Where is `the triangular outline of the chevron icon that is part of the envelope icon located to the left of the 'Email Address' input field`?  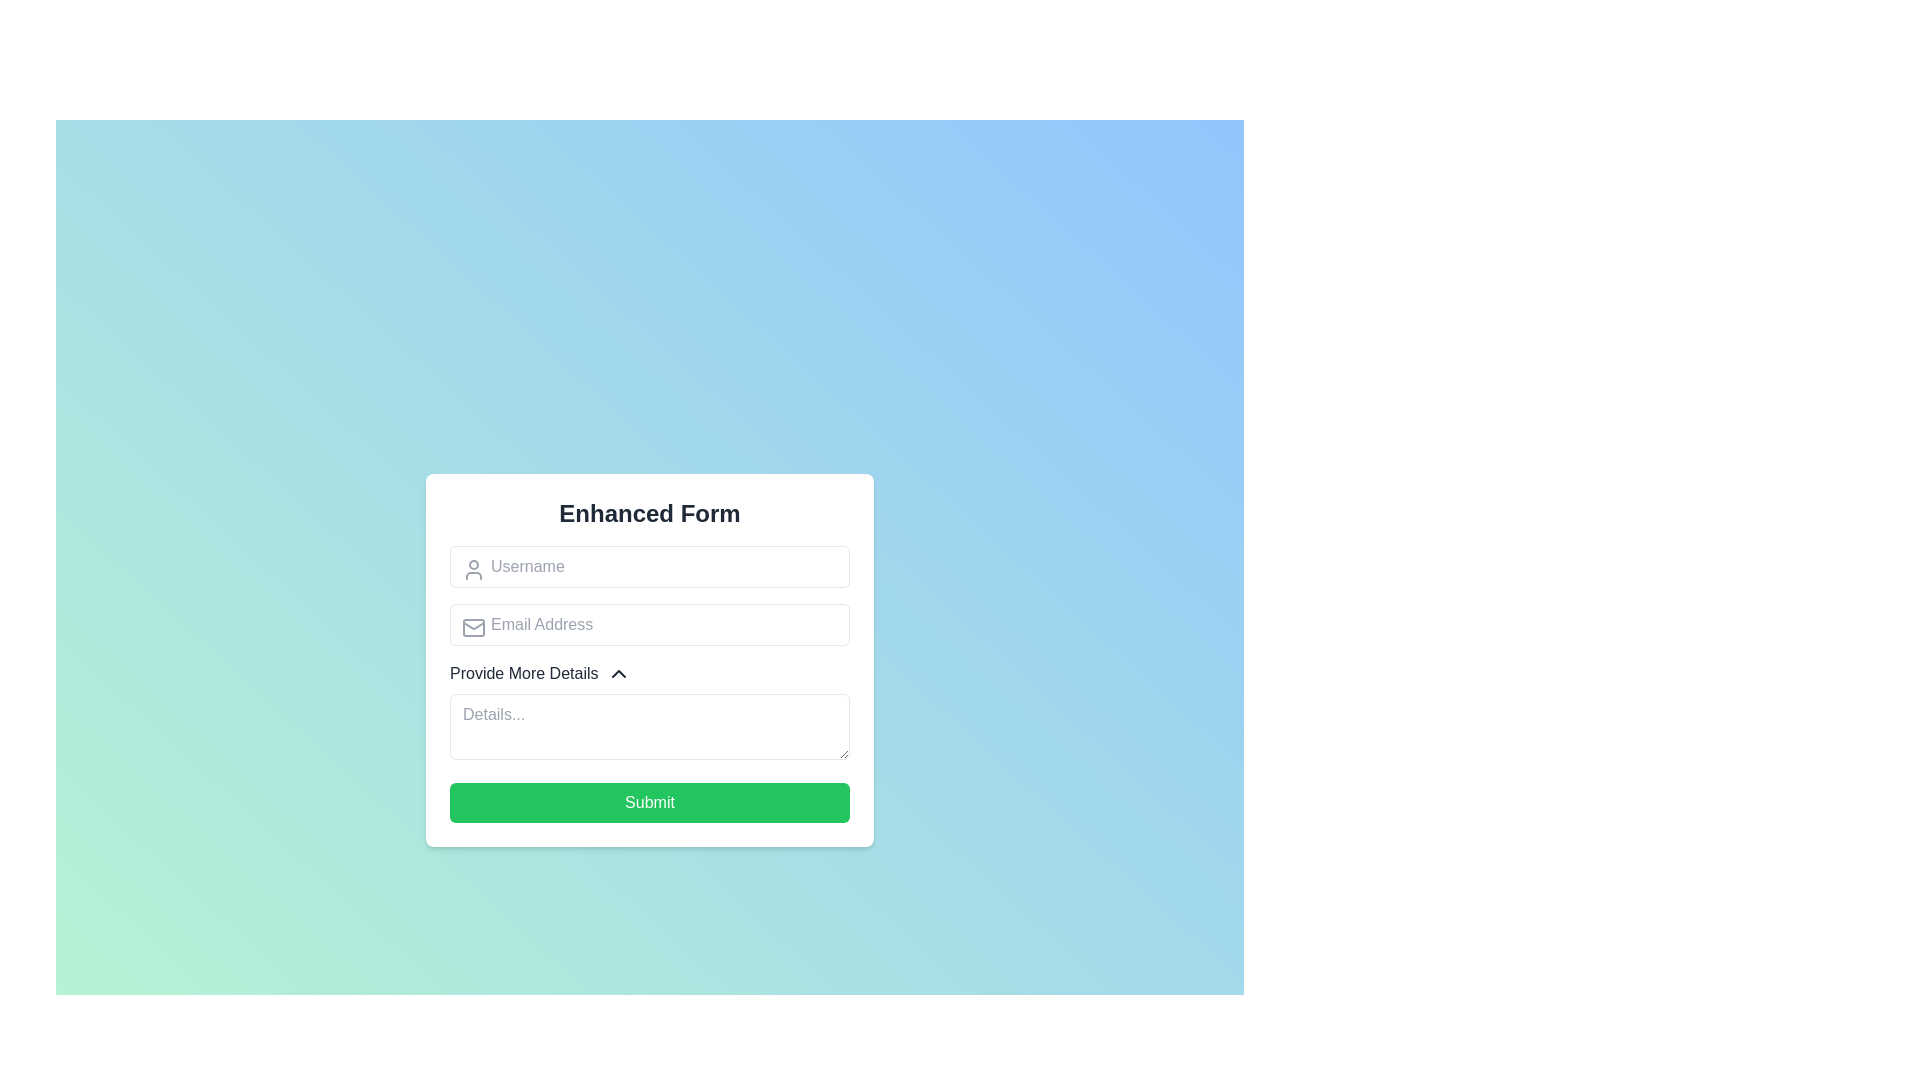
the triangular outline of the chevron icon that is part of the envelope icon located to the left of the 'Email Address' input field is located at coordinates (473, 623).